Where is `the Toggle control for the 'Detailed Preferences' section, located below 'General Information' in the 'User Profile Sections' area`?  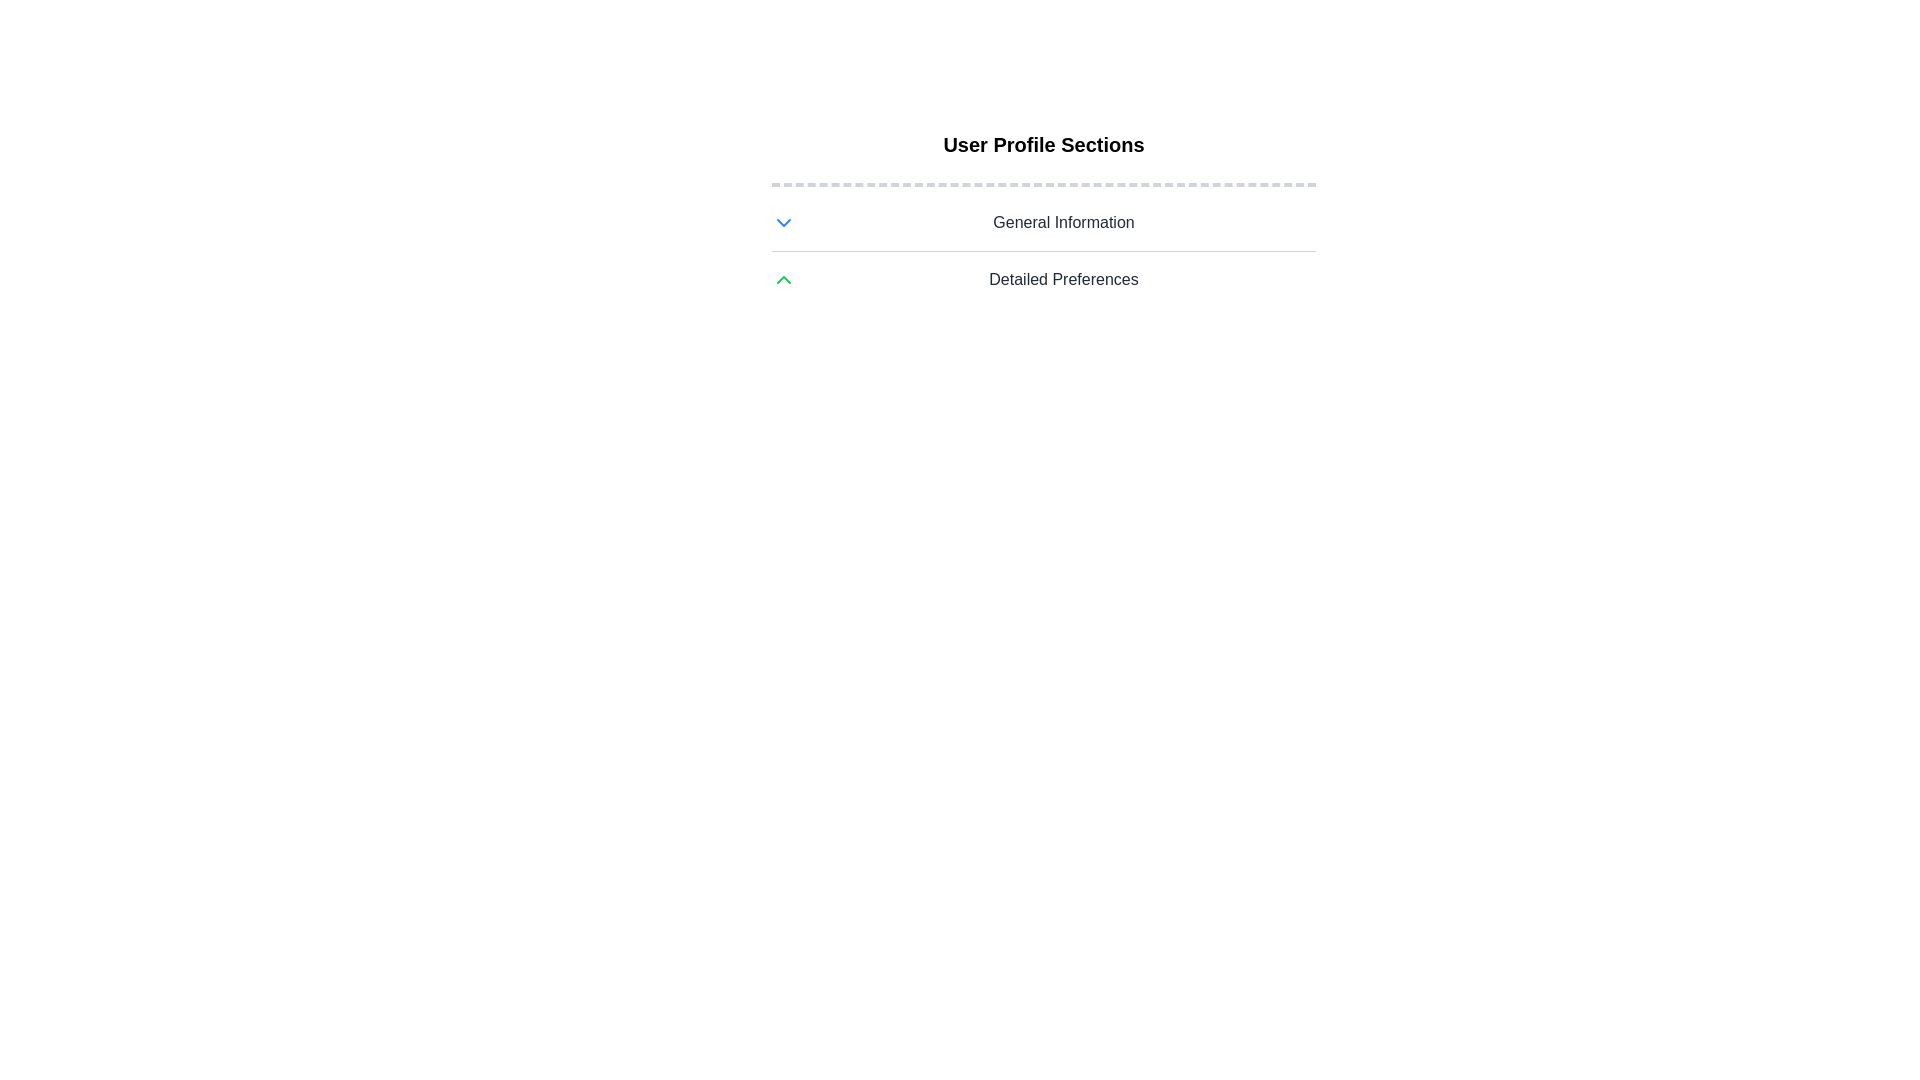
the Toggle control for the 'Detailed Preferences' section, located below 'General Information' in the 'User Profile Sections' area is located at coordinates (1042, 280).